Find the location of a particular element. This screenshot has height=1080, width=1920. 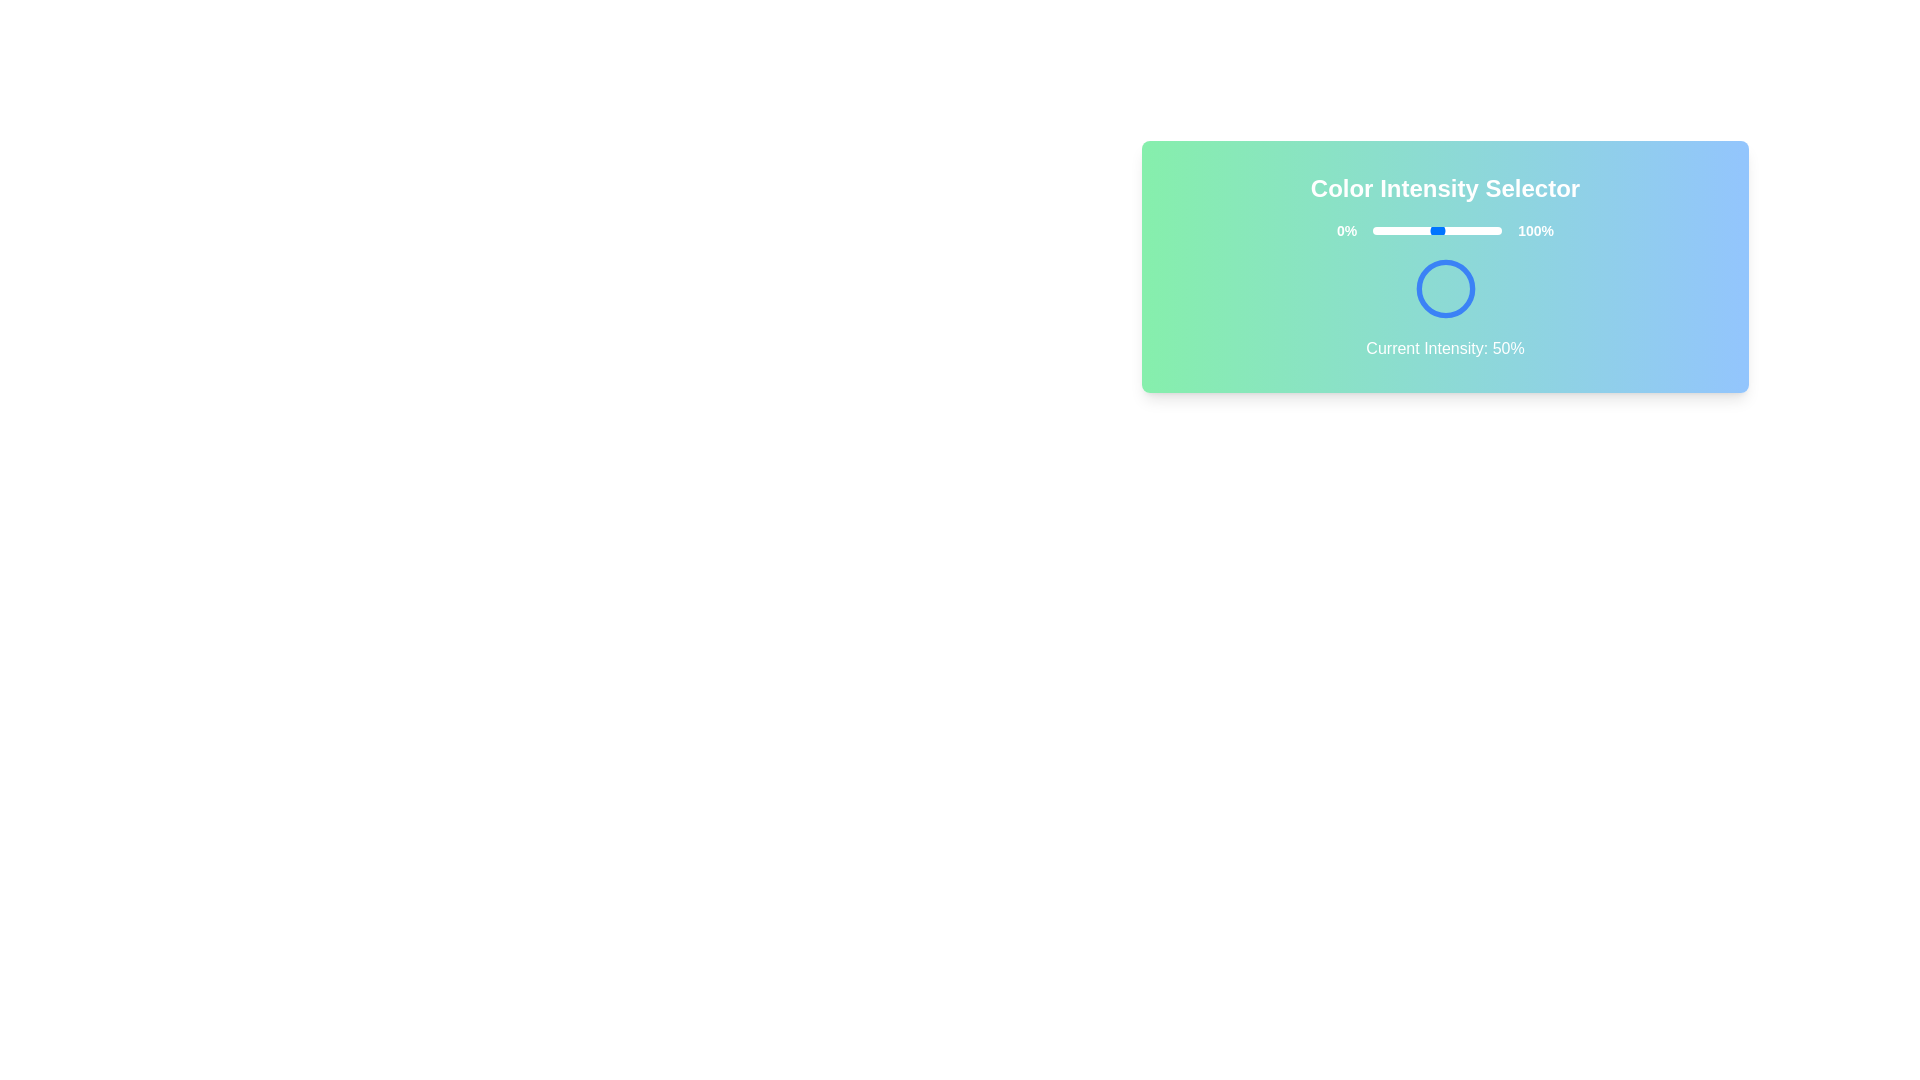

the slider to set the color intensity to 4% is located at coordinates (1377, 230).